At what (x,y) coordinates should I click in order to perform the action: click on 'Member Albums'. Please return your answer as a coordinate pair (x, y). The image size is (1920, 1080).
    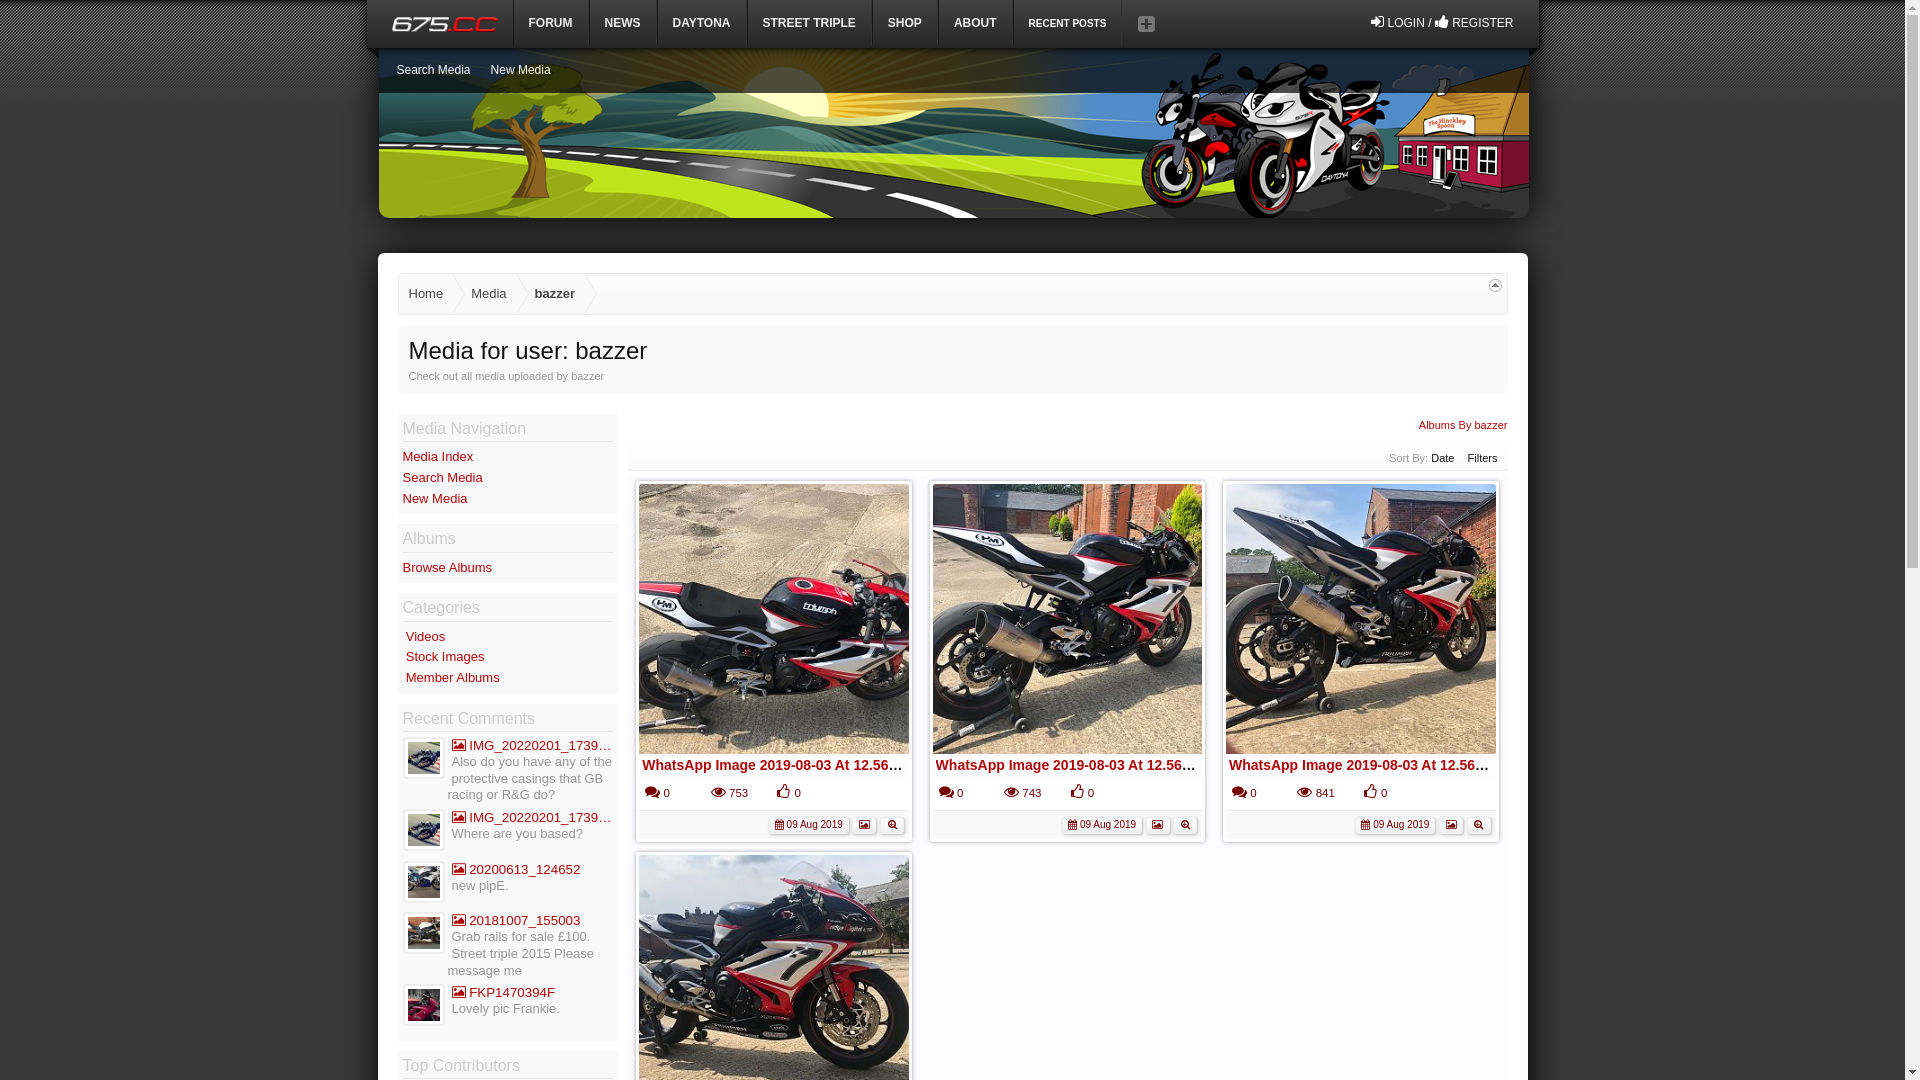
    Looking at the image, I should click on (405, 676).